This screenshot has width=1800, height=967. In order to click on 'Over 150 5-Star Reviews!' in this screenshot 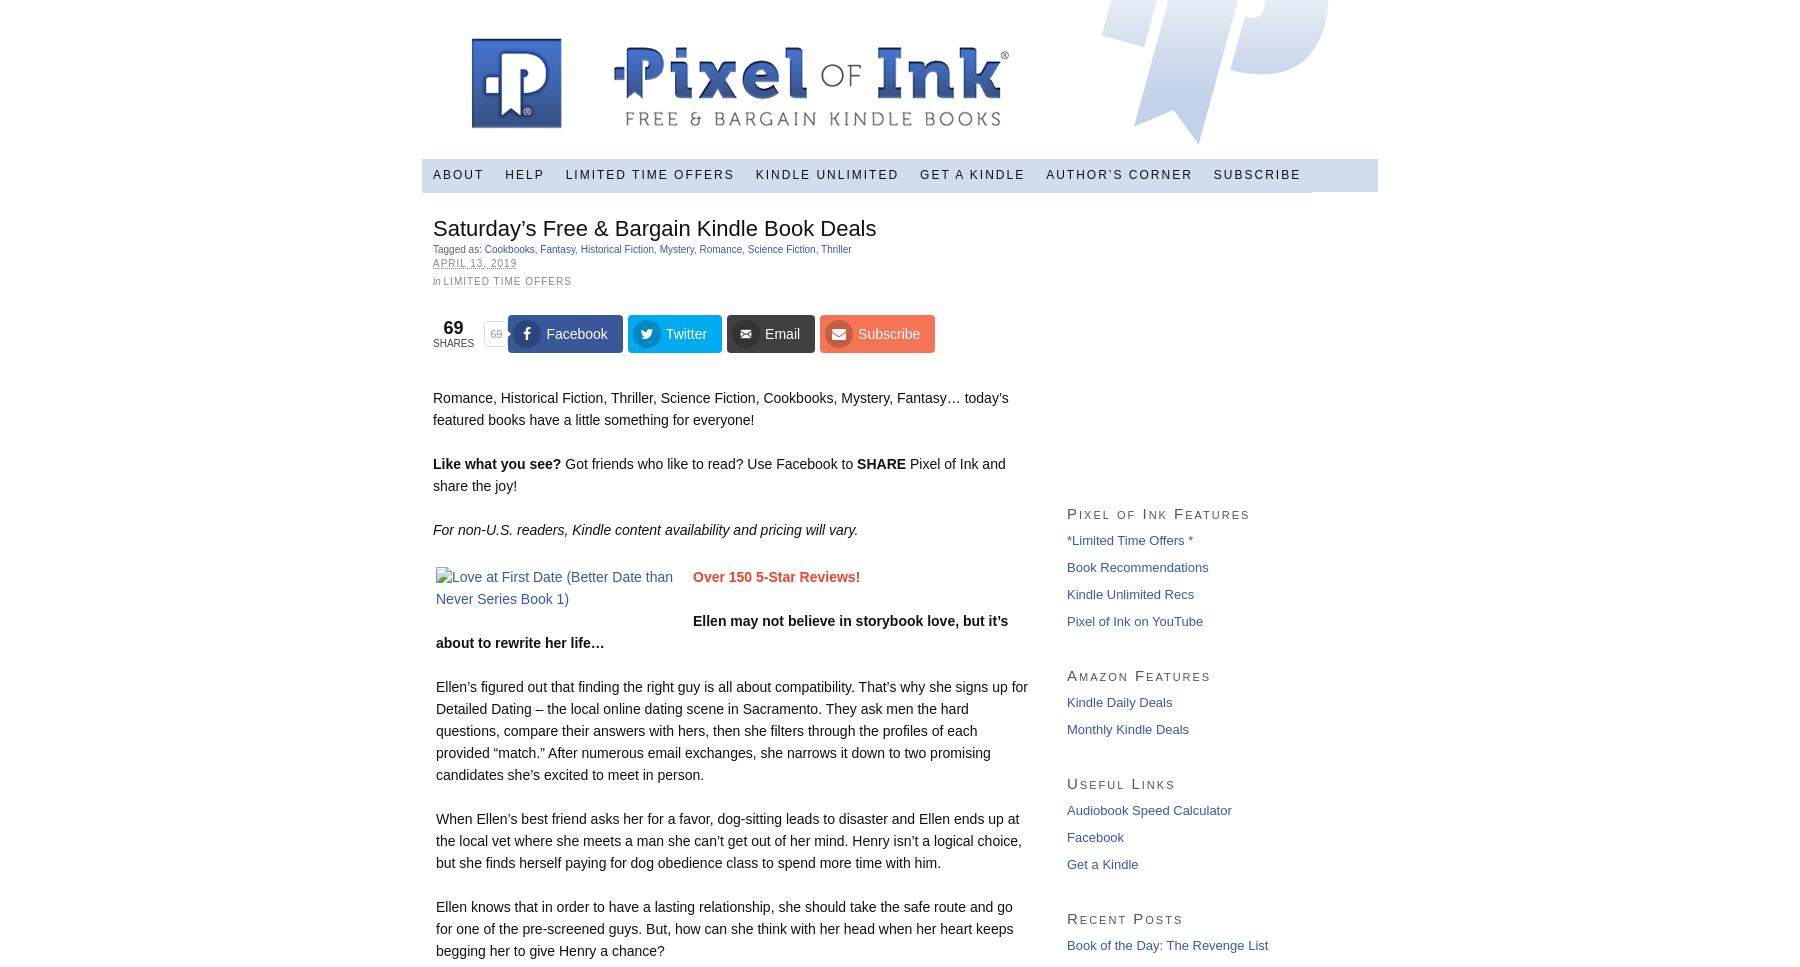, I will do `click(775, 575)`.